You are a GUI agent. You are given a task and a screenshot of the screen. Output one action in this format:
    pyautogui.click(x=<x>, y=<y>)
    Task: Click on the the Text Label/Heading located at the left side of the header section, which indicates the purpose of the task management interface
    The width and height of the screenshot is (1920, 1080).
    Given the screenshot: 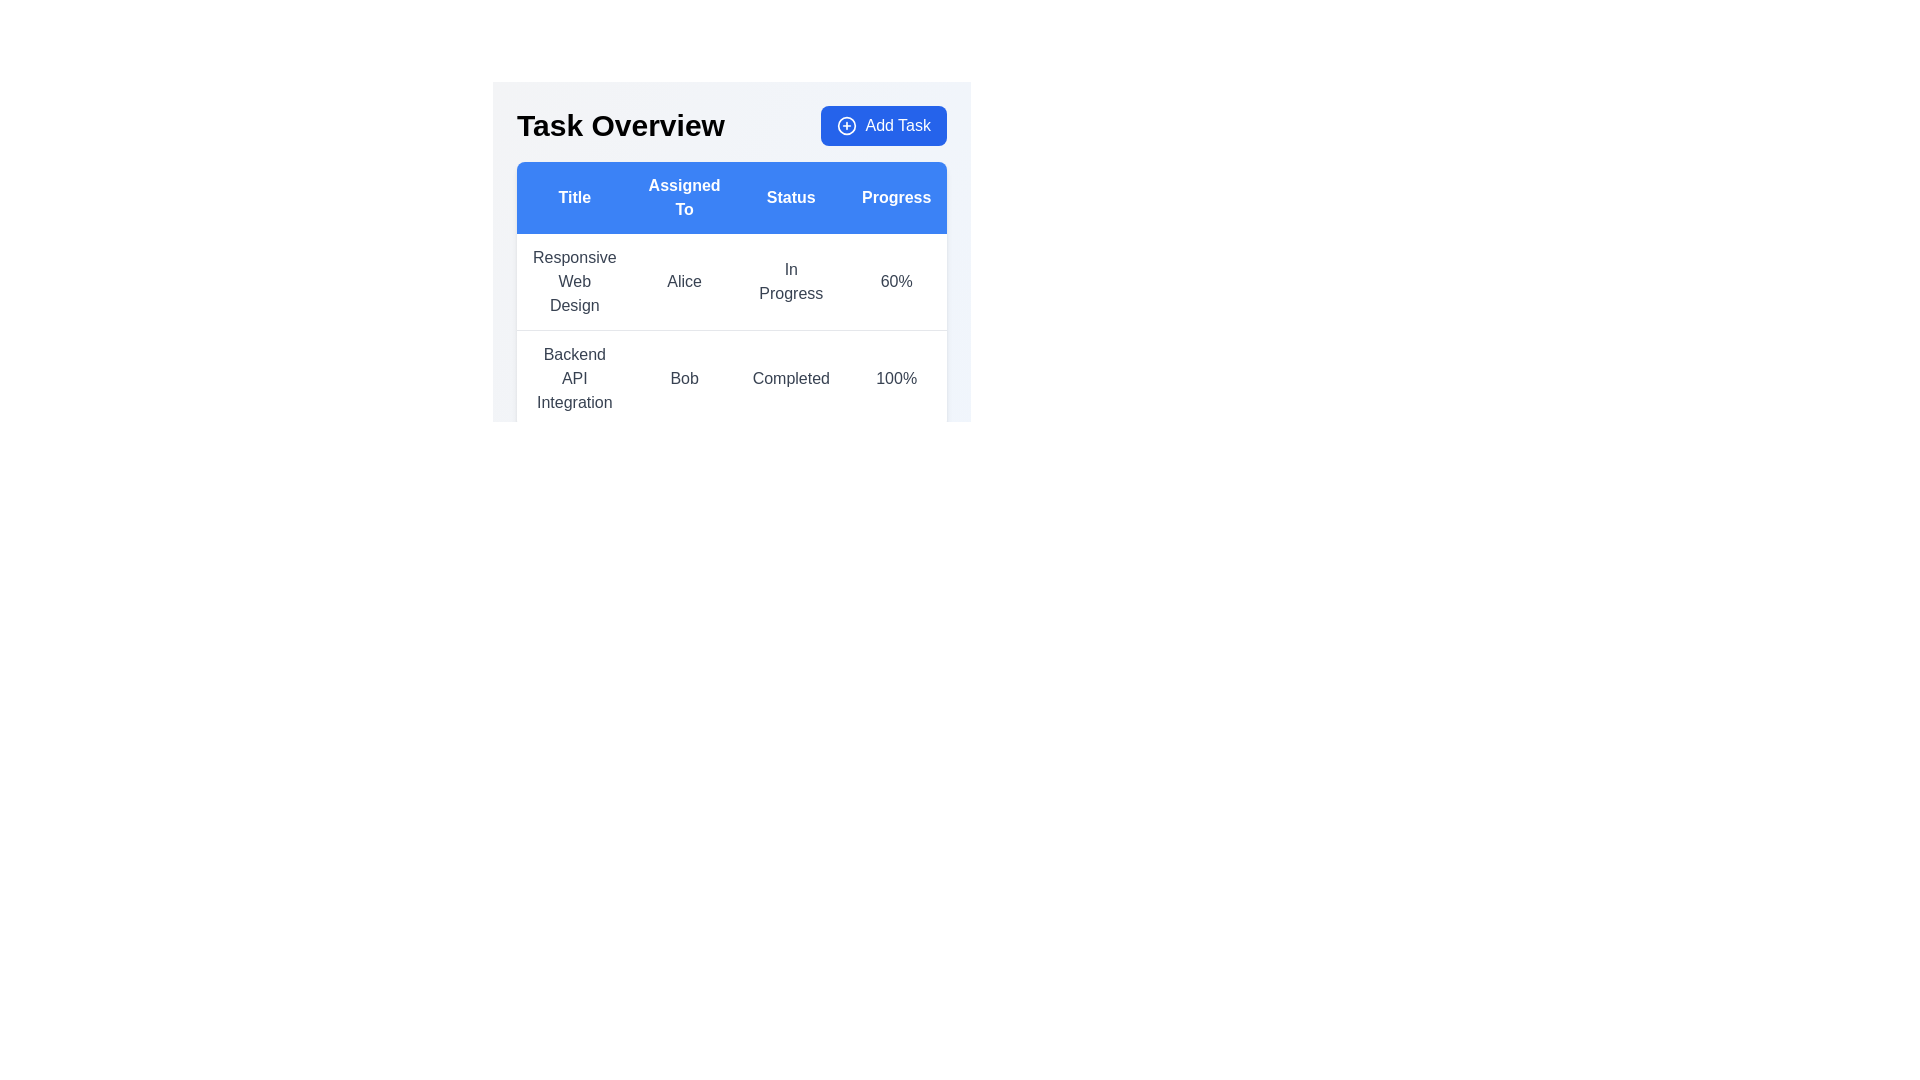 What is the action you would take?
    pyautogui.click(x=619, y=126)
    